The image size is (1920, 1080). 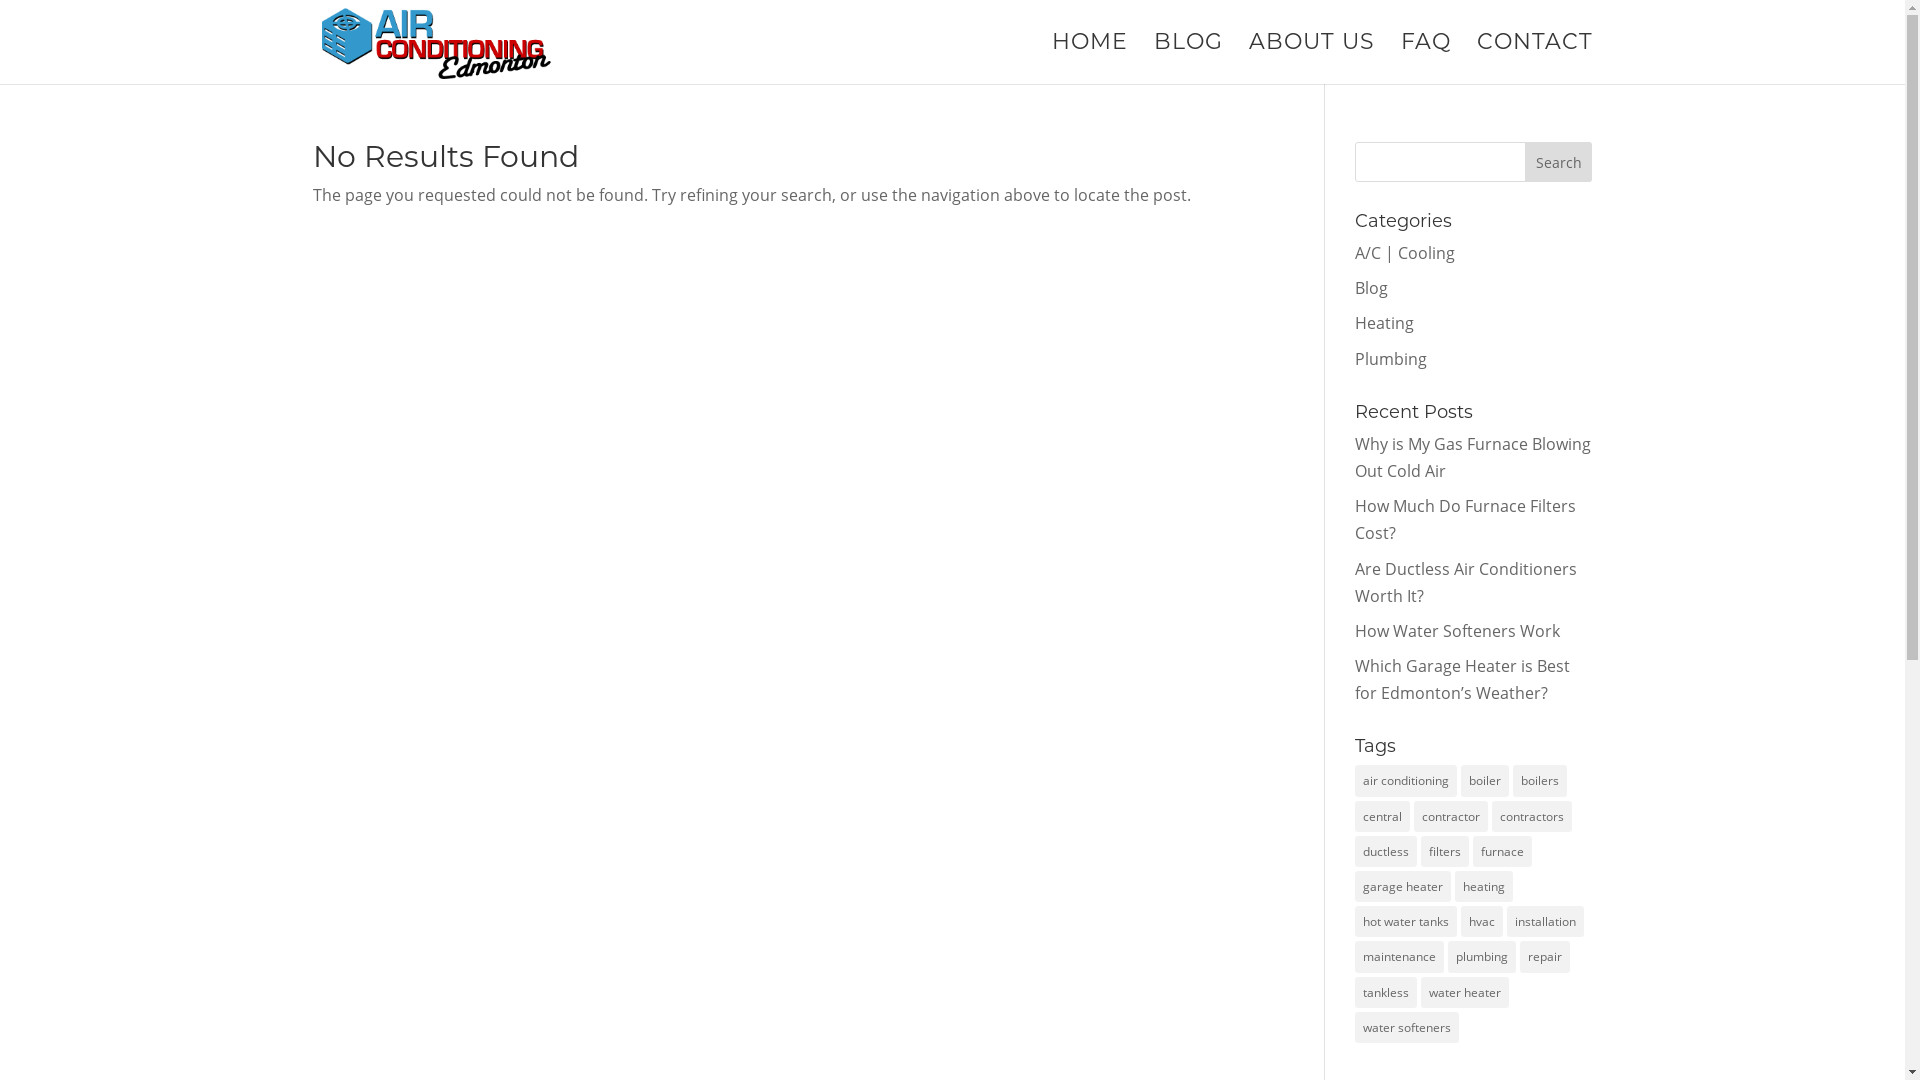 What do you see at coordinates (1424, 58) in the screenshot?
I see `'FAQ'` at bounding box center [1424, 58].